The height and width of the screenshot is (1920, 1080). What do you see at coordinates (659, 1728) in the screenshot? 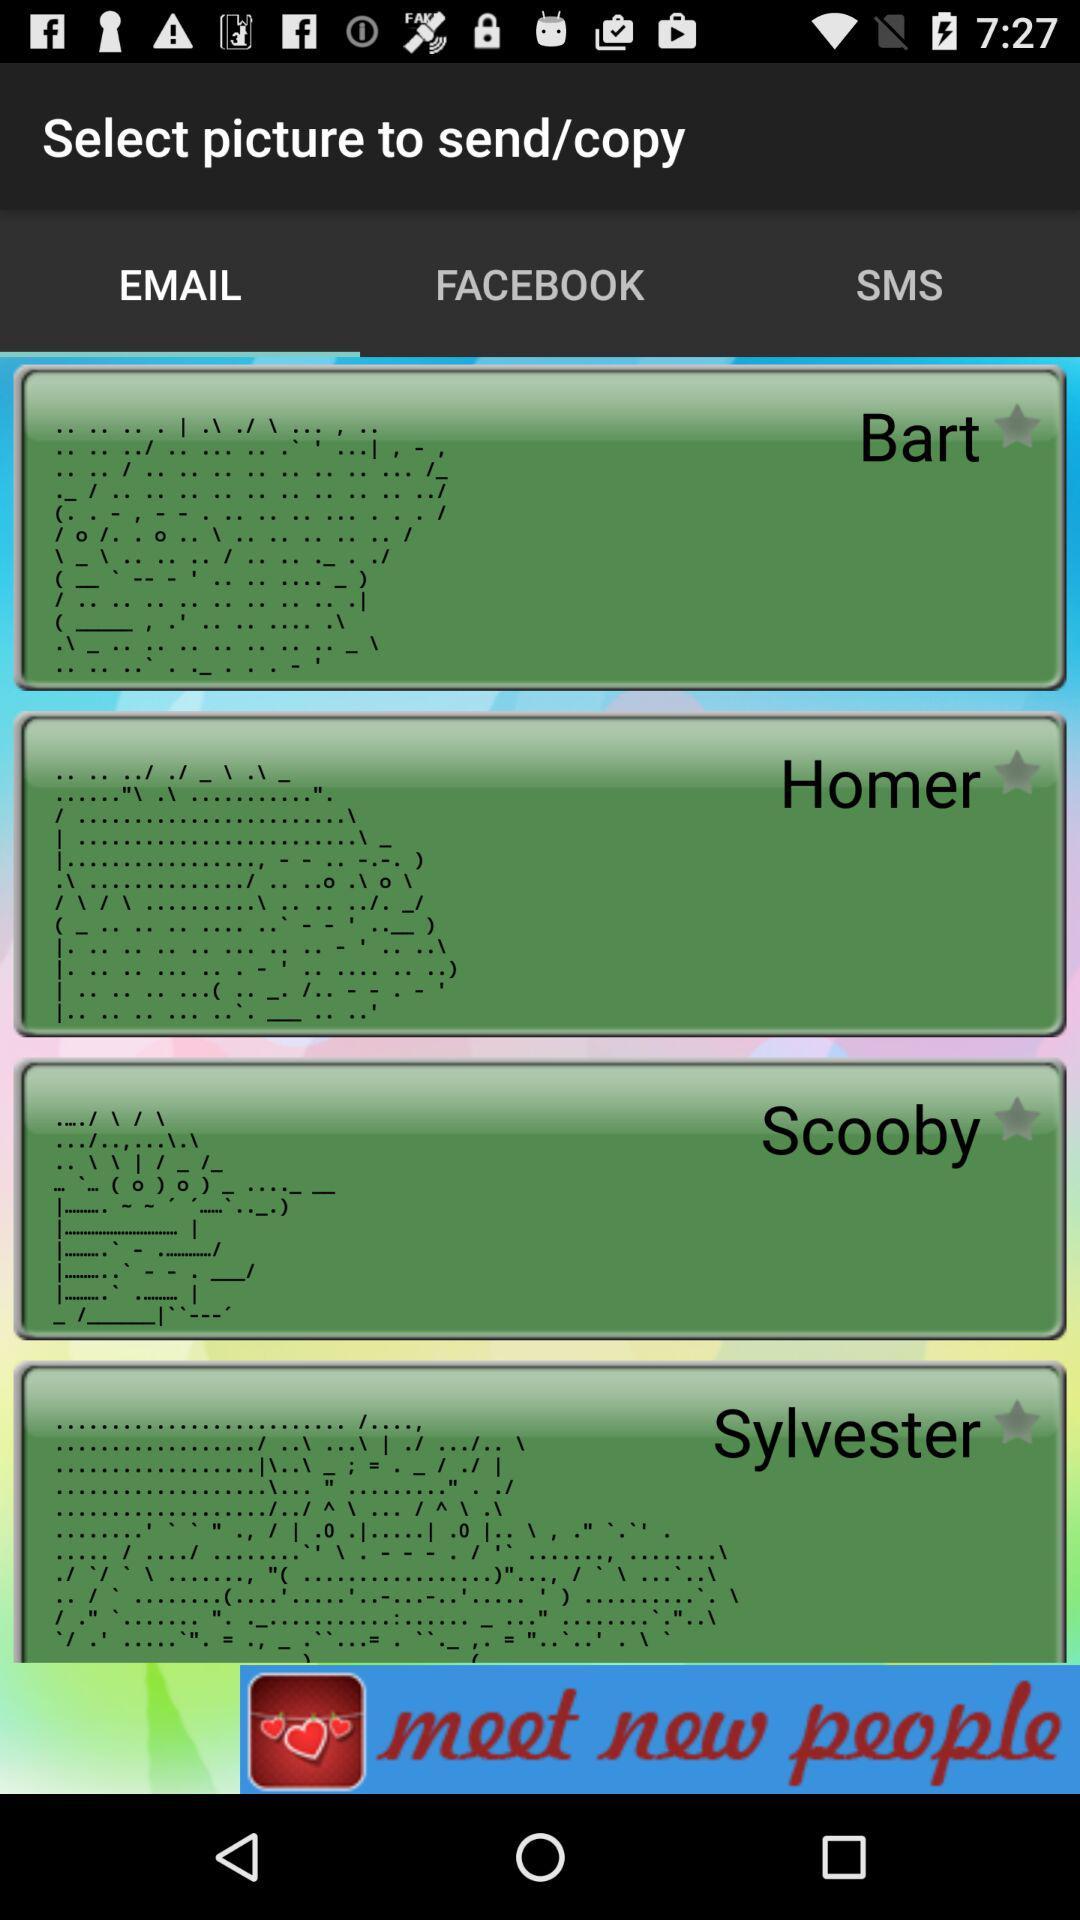
I see `advertisement for dating app` at bounding box center [659, 1728].